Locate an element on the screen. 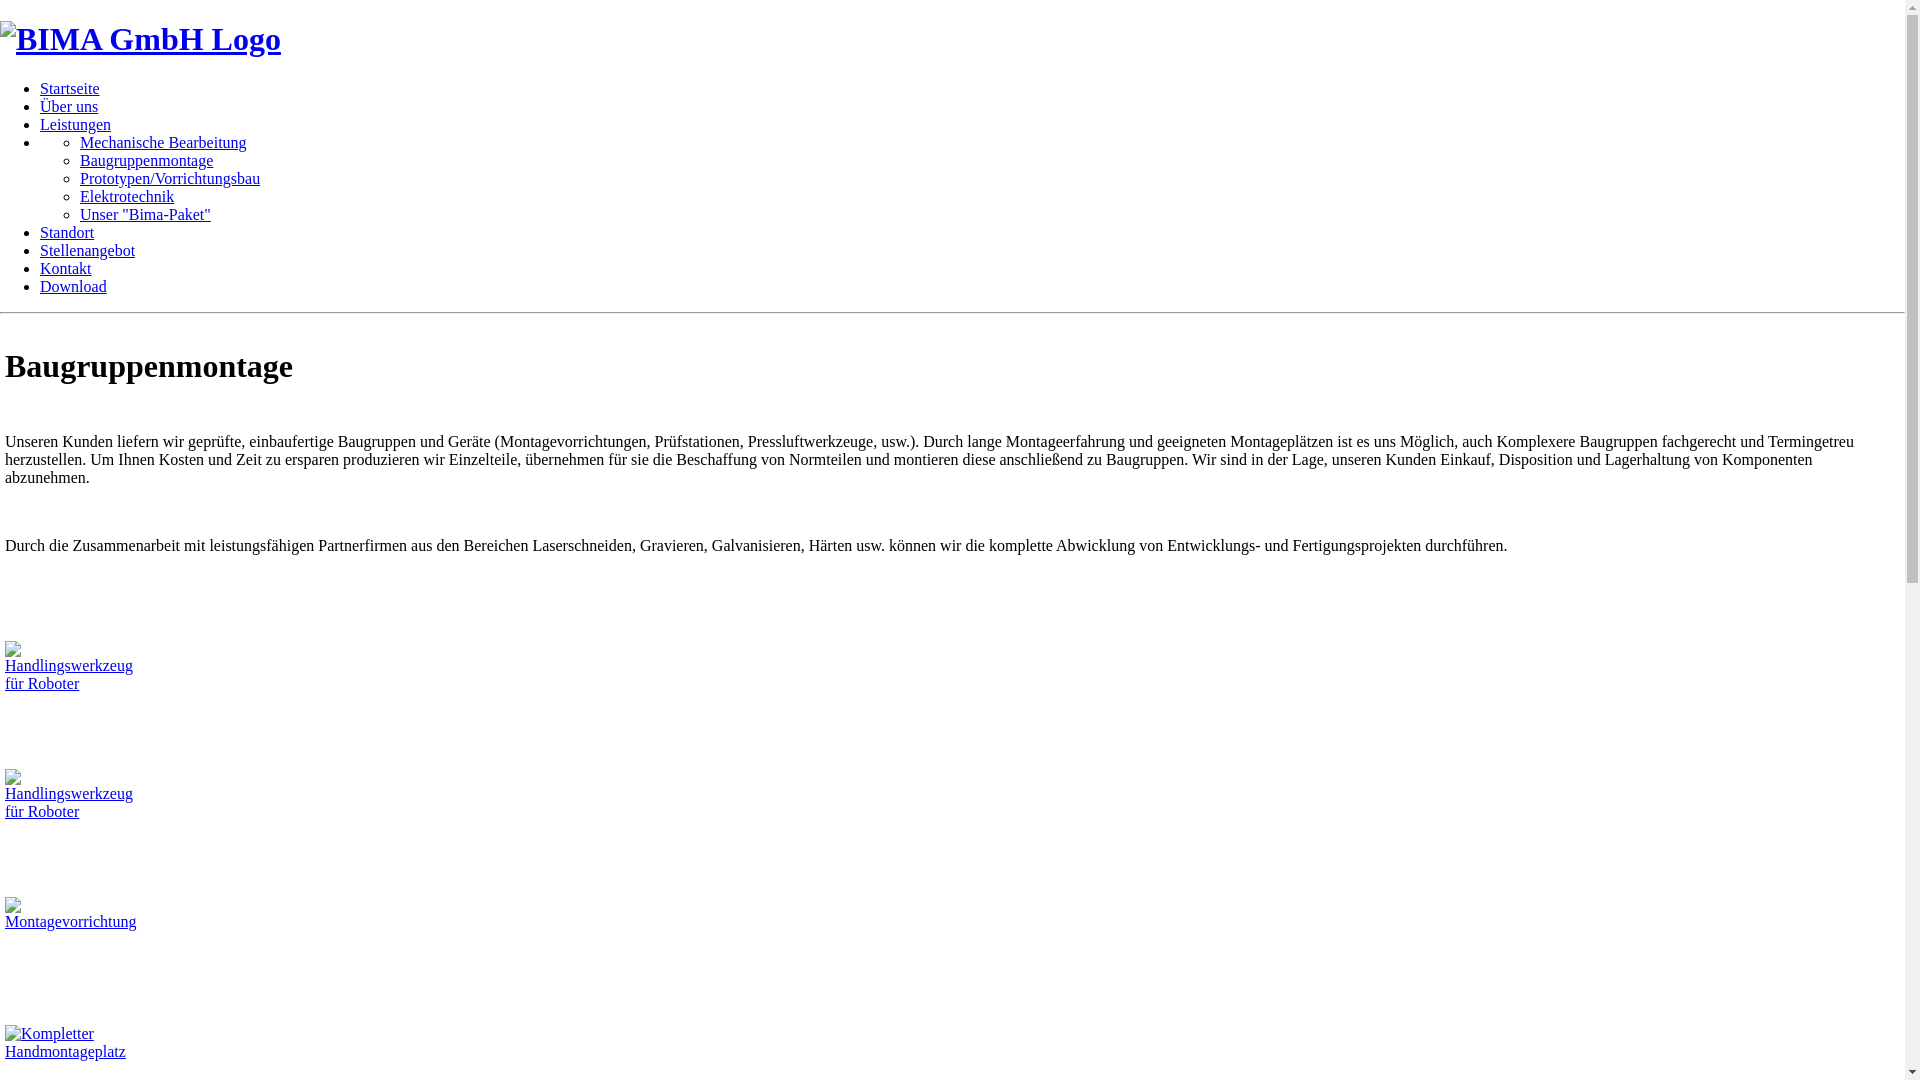 This screenshot has width=1920, height=1080. 'Elektrotechnik' is located at coordinates (125, 196).